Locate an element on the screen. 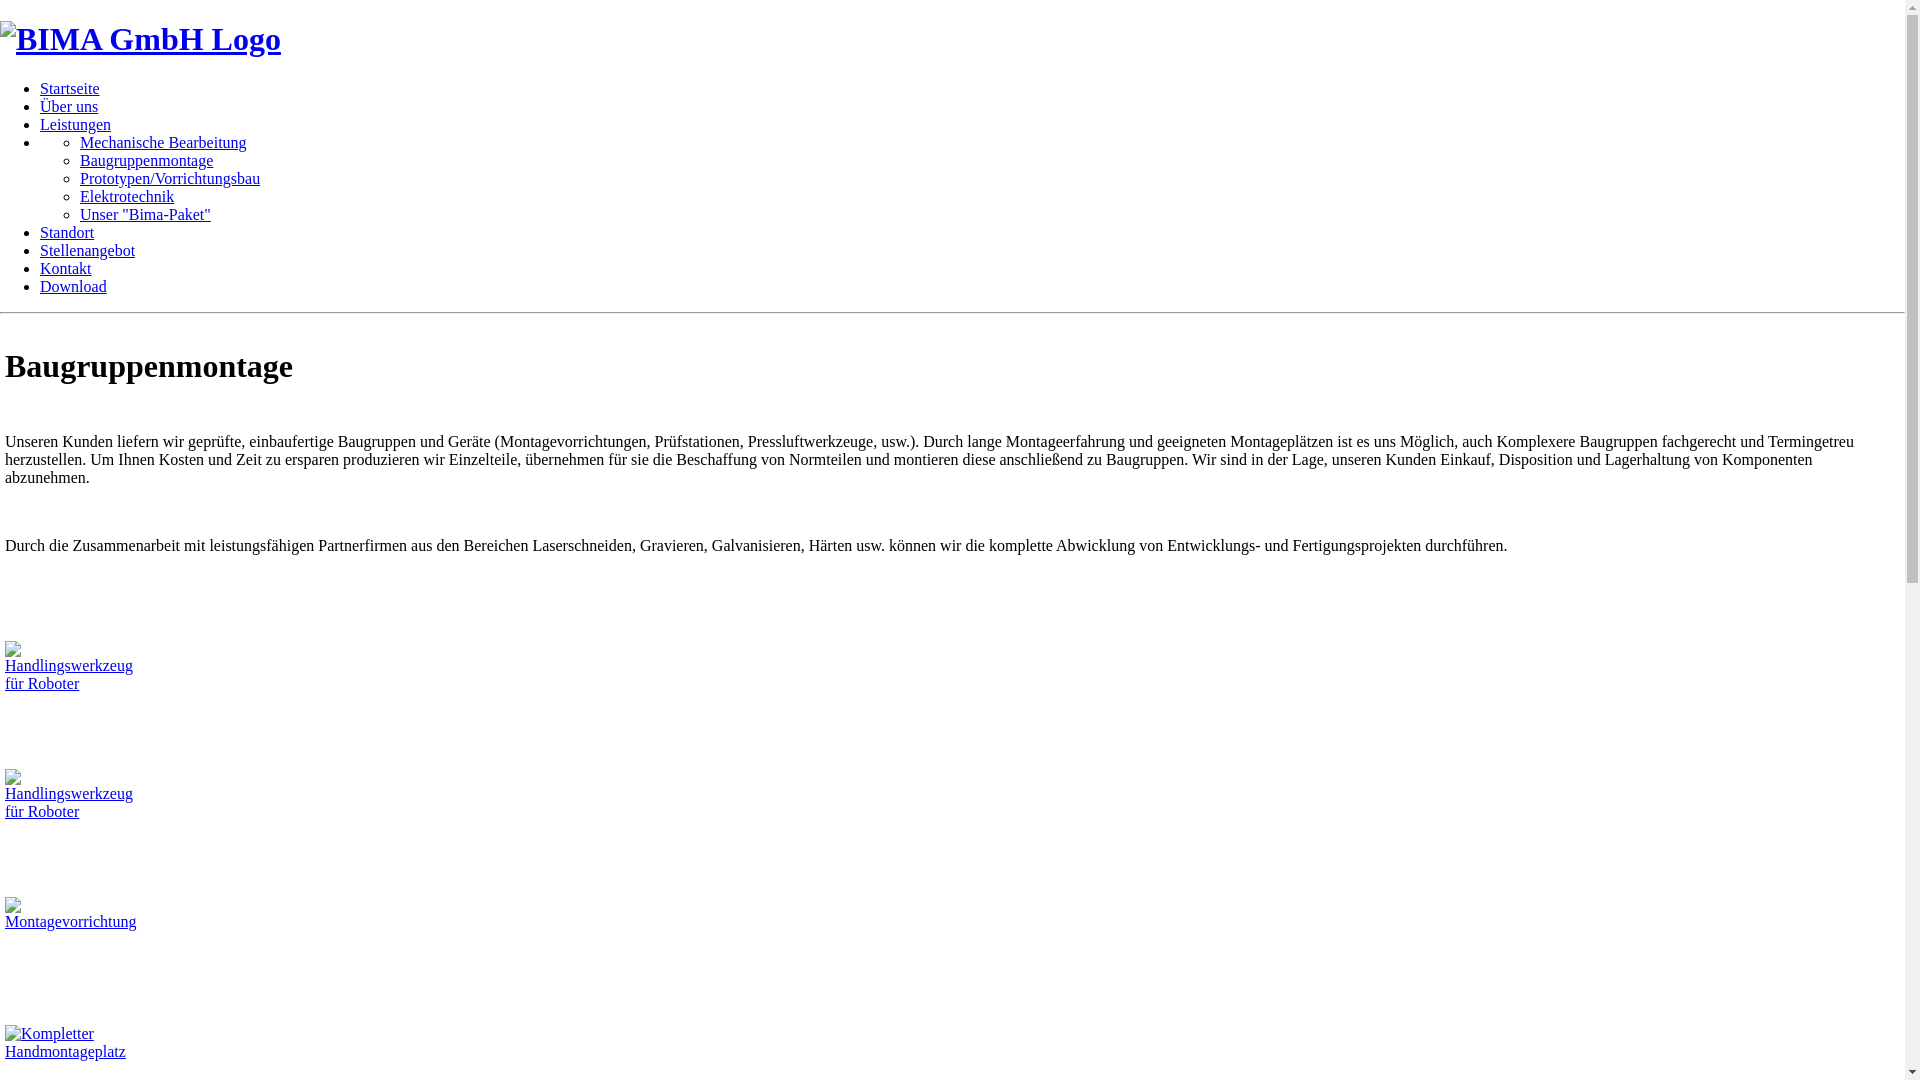 This screenshot has width=1920, height=1080. 'Elektrotechnik' is located at coordinates (125, 196).